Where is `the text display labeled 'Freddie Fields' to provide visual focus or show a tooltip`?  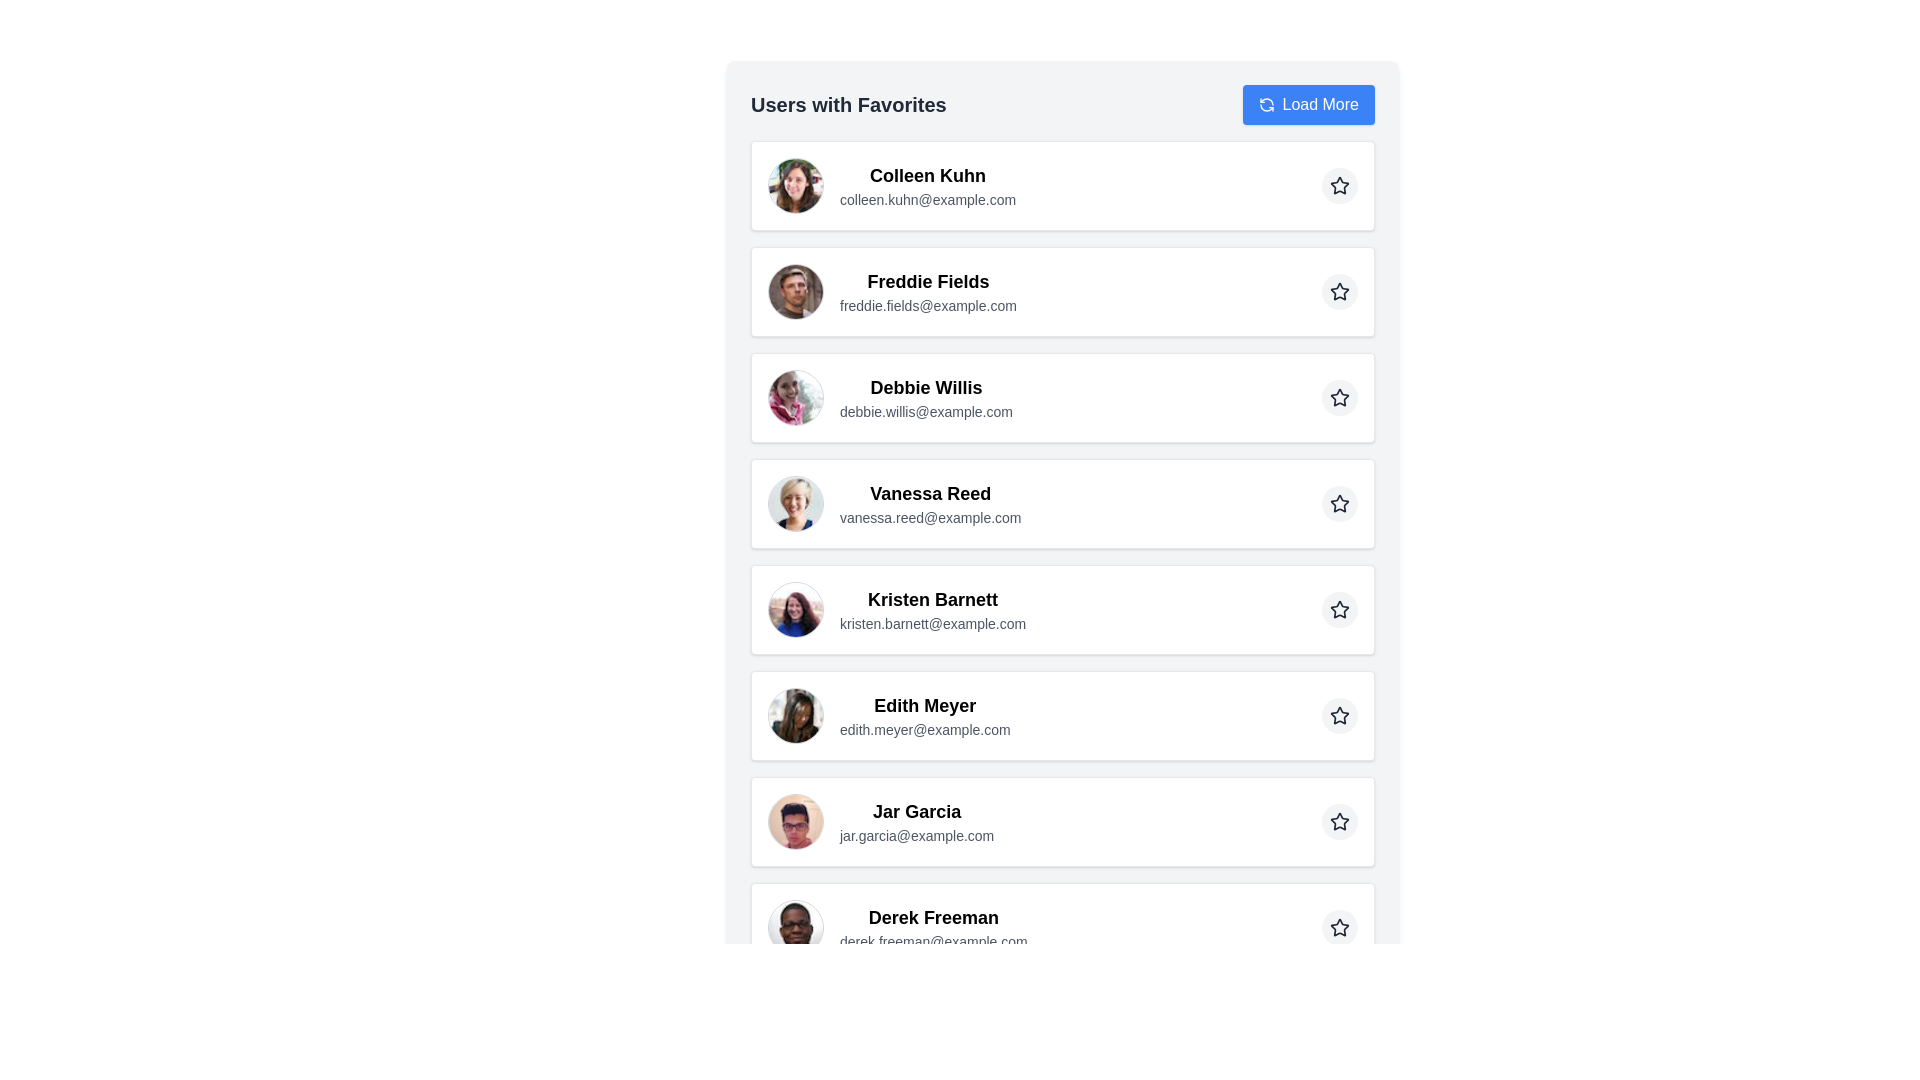
the text display labeled 'Freddie Fields' to provide visual focus or show a tooltip is located at coordinates (927, 281).